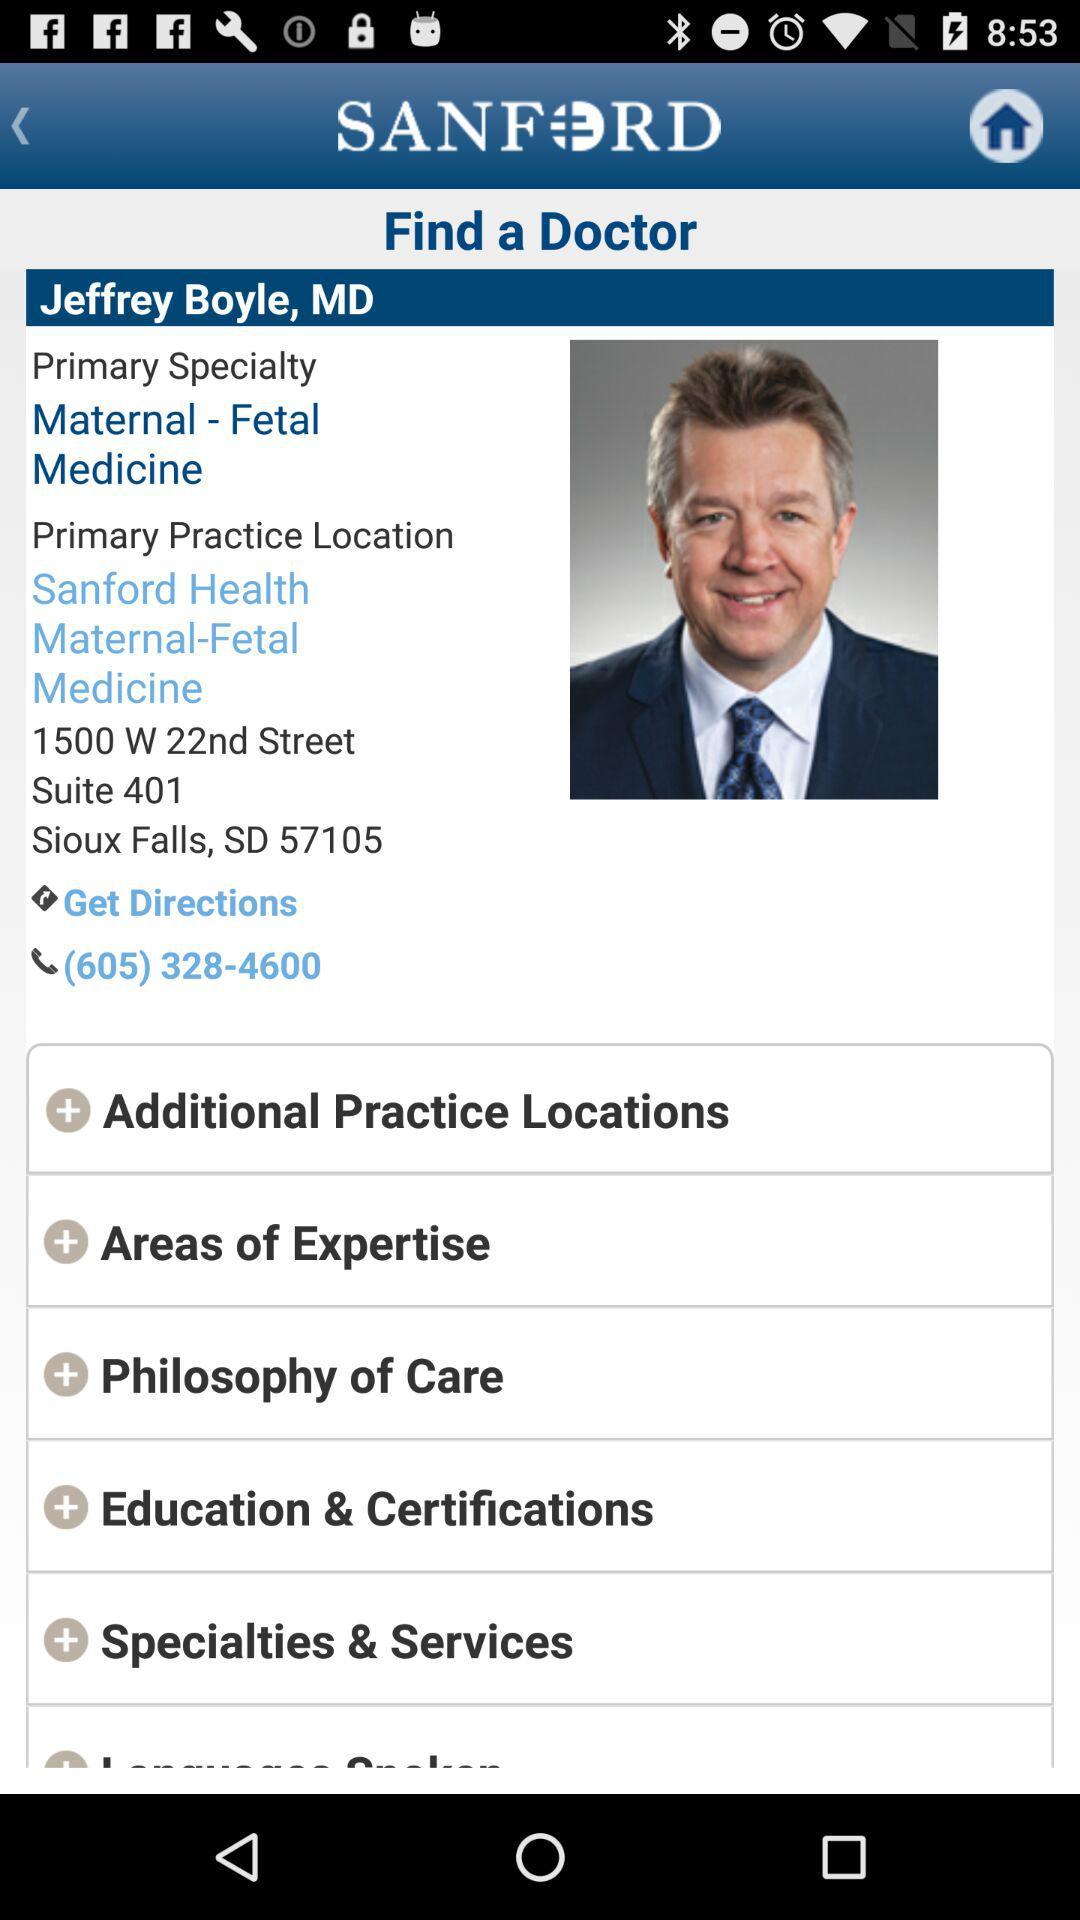 The width and height of the screenshot is (1080, 1920). Describe the element at coordinates (257, 900) in the screenshot. I see `the get directions app` at that location.